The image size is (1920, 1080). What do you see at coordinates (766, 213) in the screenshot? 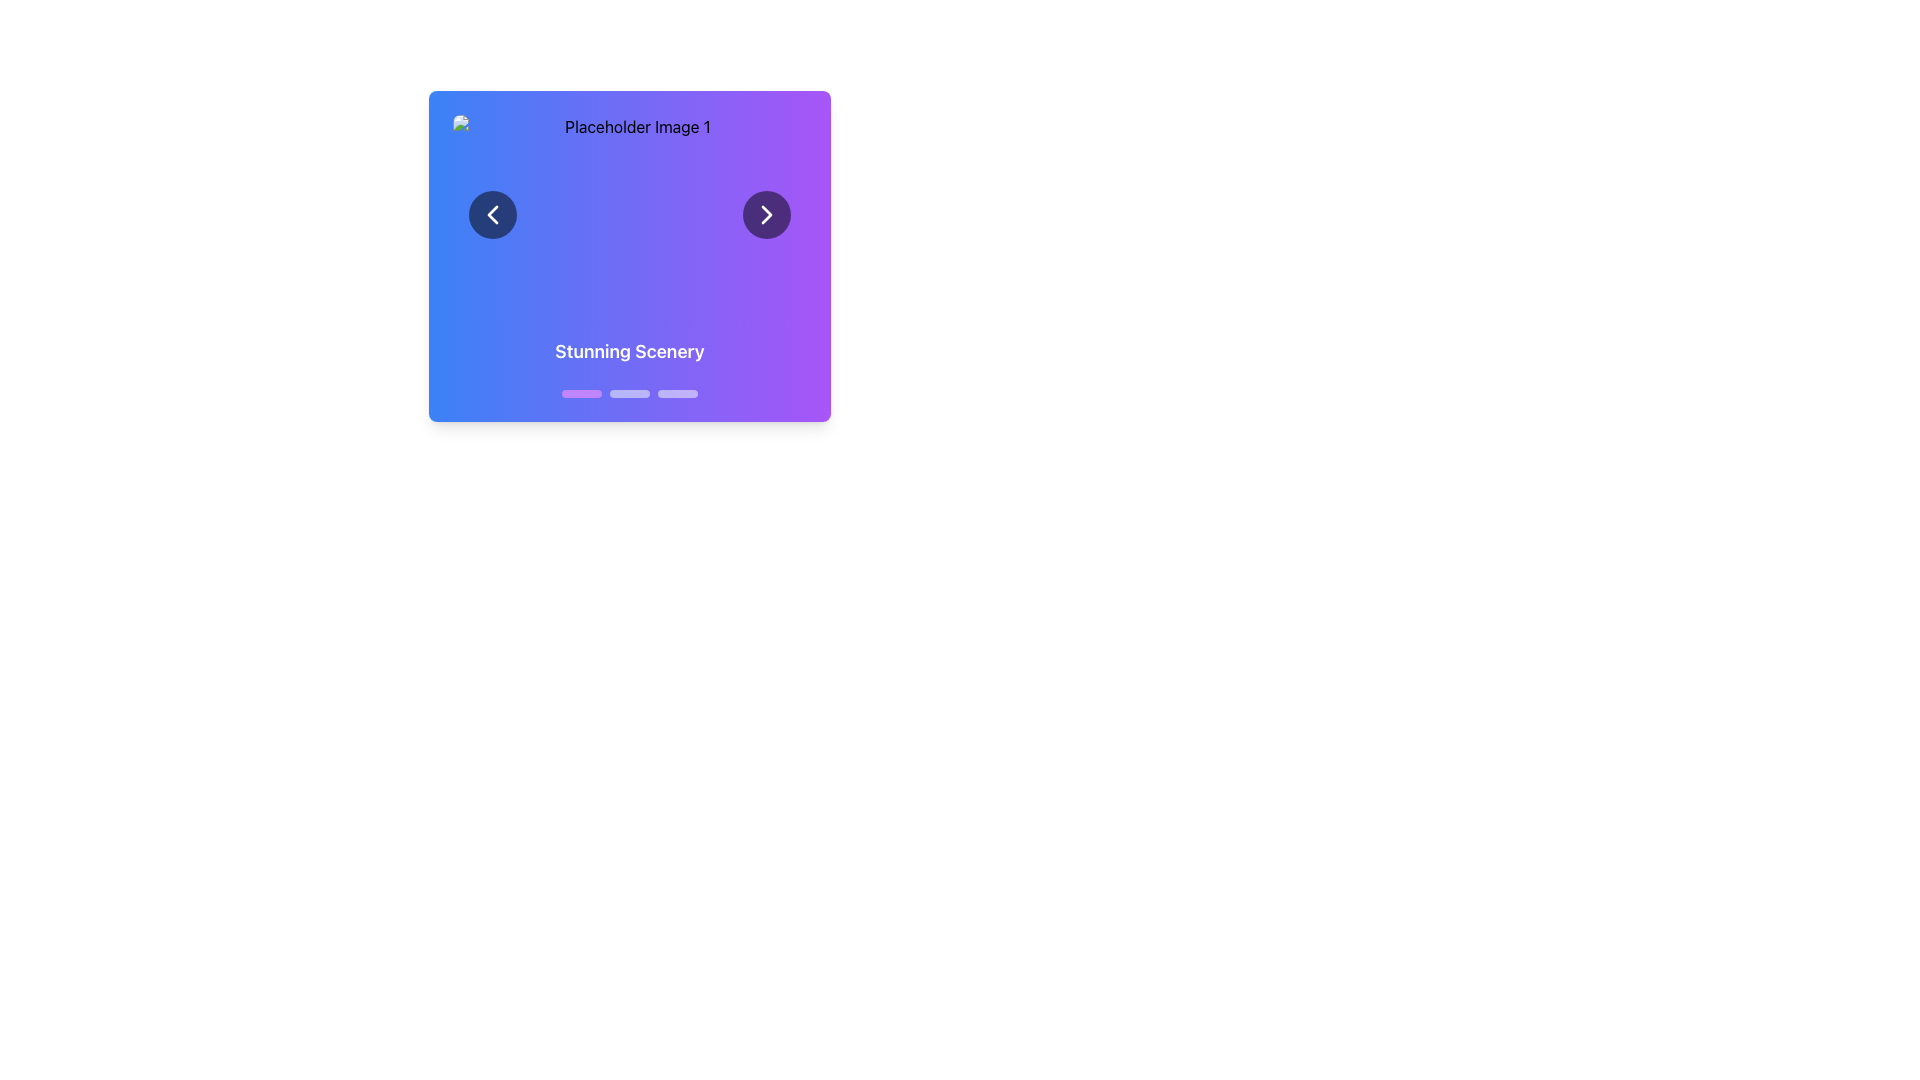
I see `the button located on the right side of the card, which is horizontally centered` at bounding box center [766, 213].